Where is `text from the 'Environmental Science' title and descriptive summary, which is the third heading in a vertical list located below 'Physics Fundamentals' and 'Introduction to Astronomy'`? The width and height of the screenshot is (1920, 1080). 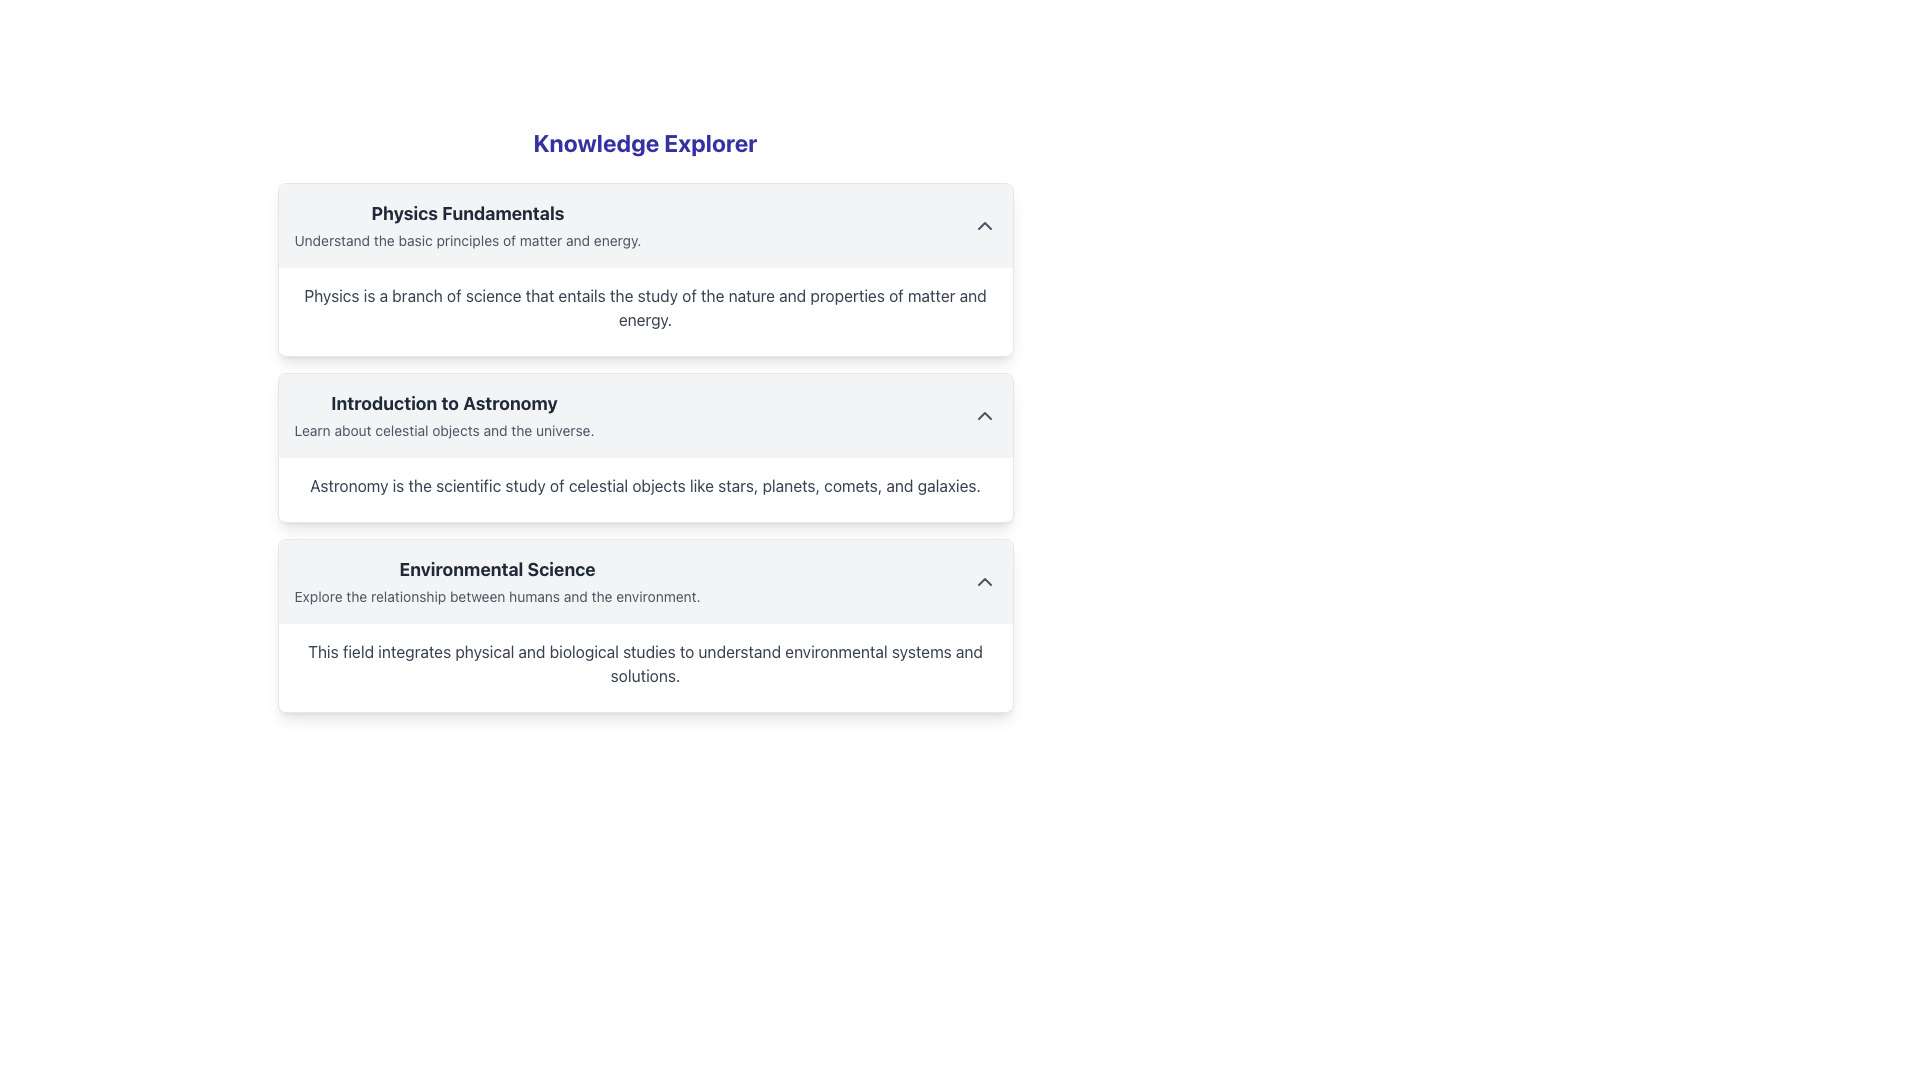 text from the 'Environmental Science' title and descriptive summary, which is the third heading in a vertical list located below 'Physics Fundamentals' and 'Introduction to Astronomy' is located at coordinates (497, 582).